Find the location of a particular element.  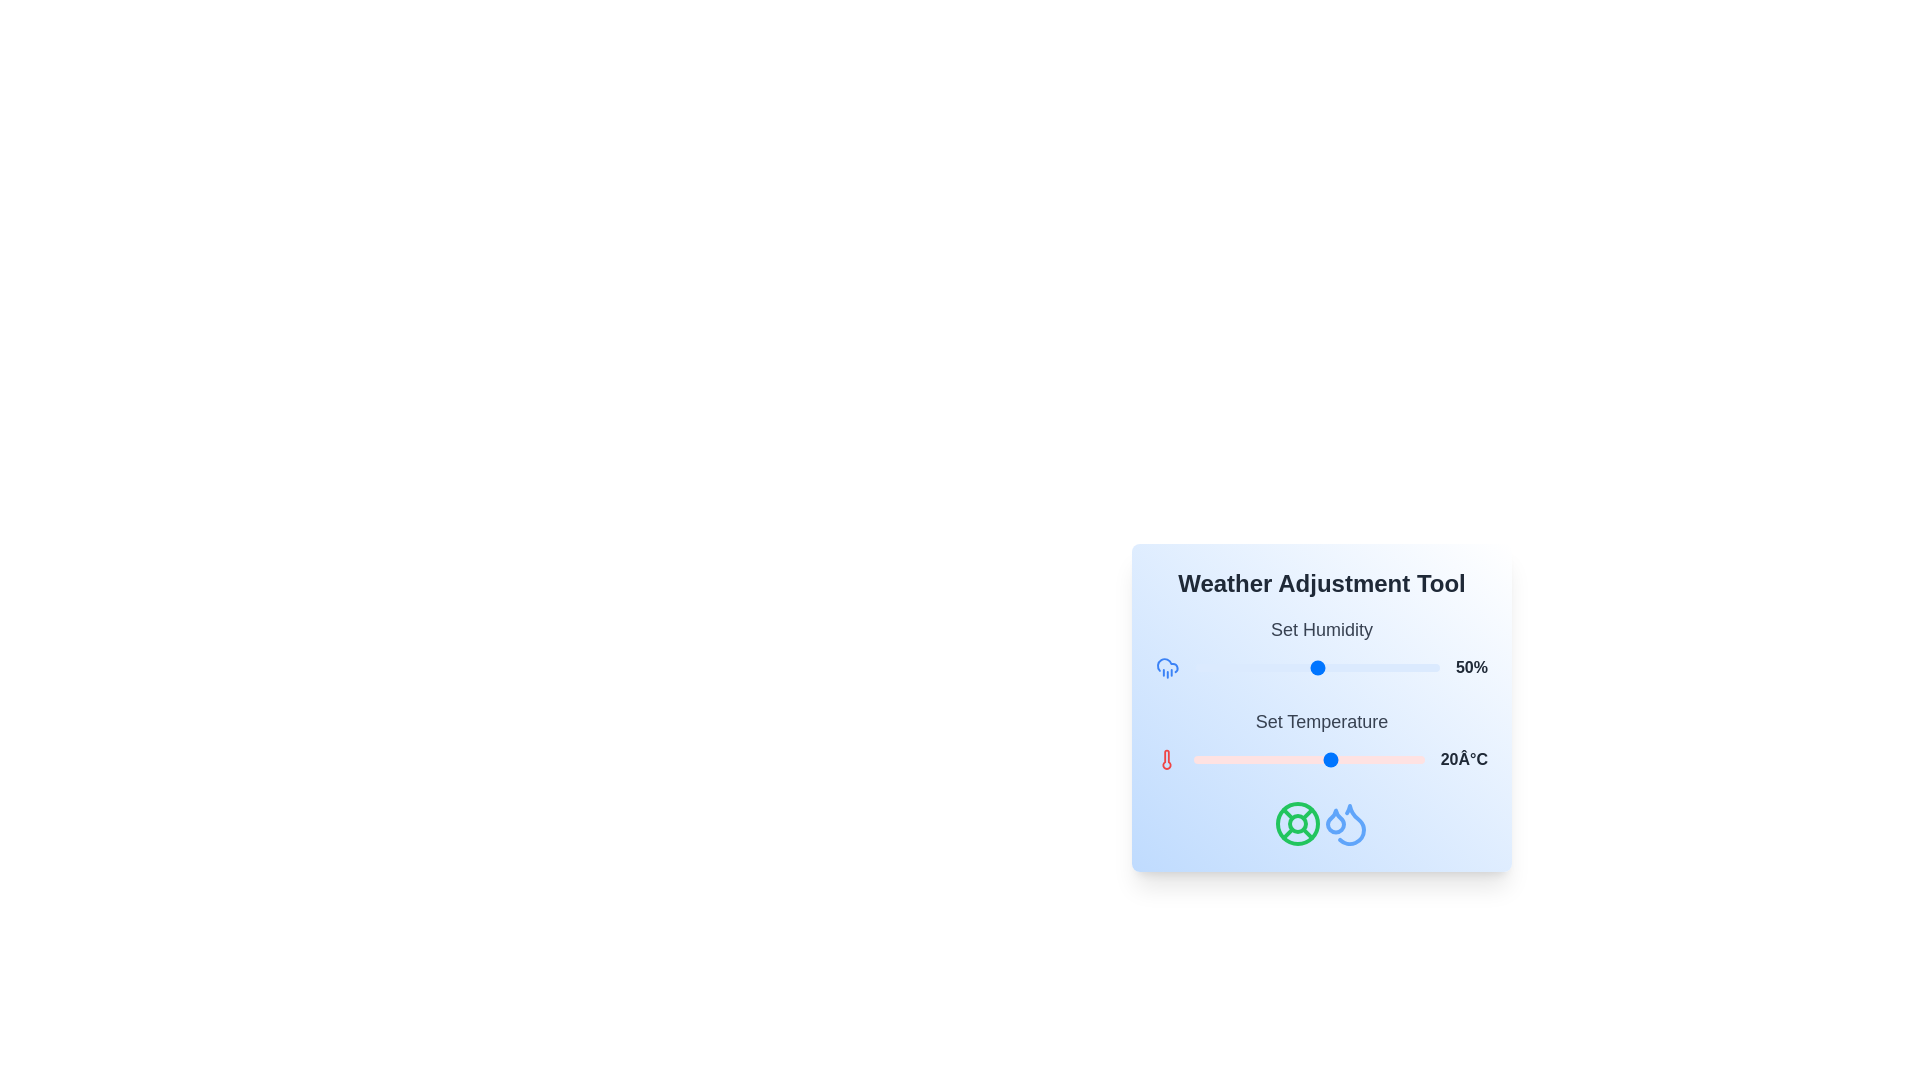

the humidity slider to 21% is located at coordinates (1245, 667).